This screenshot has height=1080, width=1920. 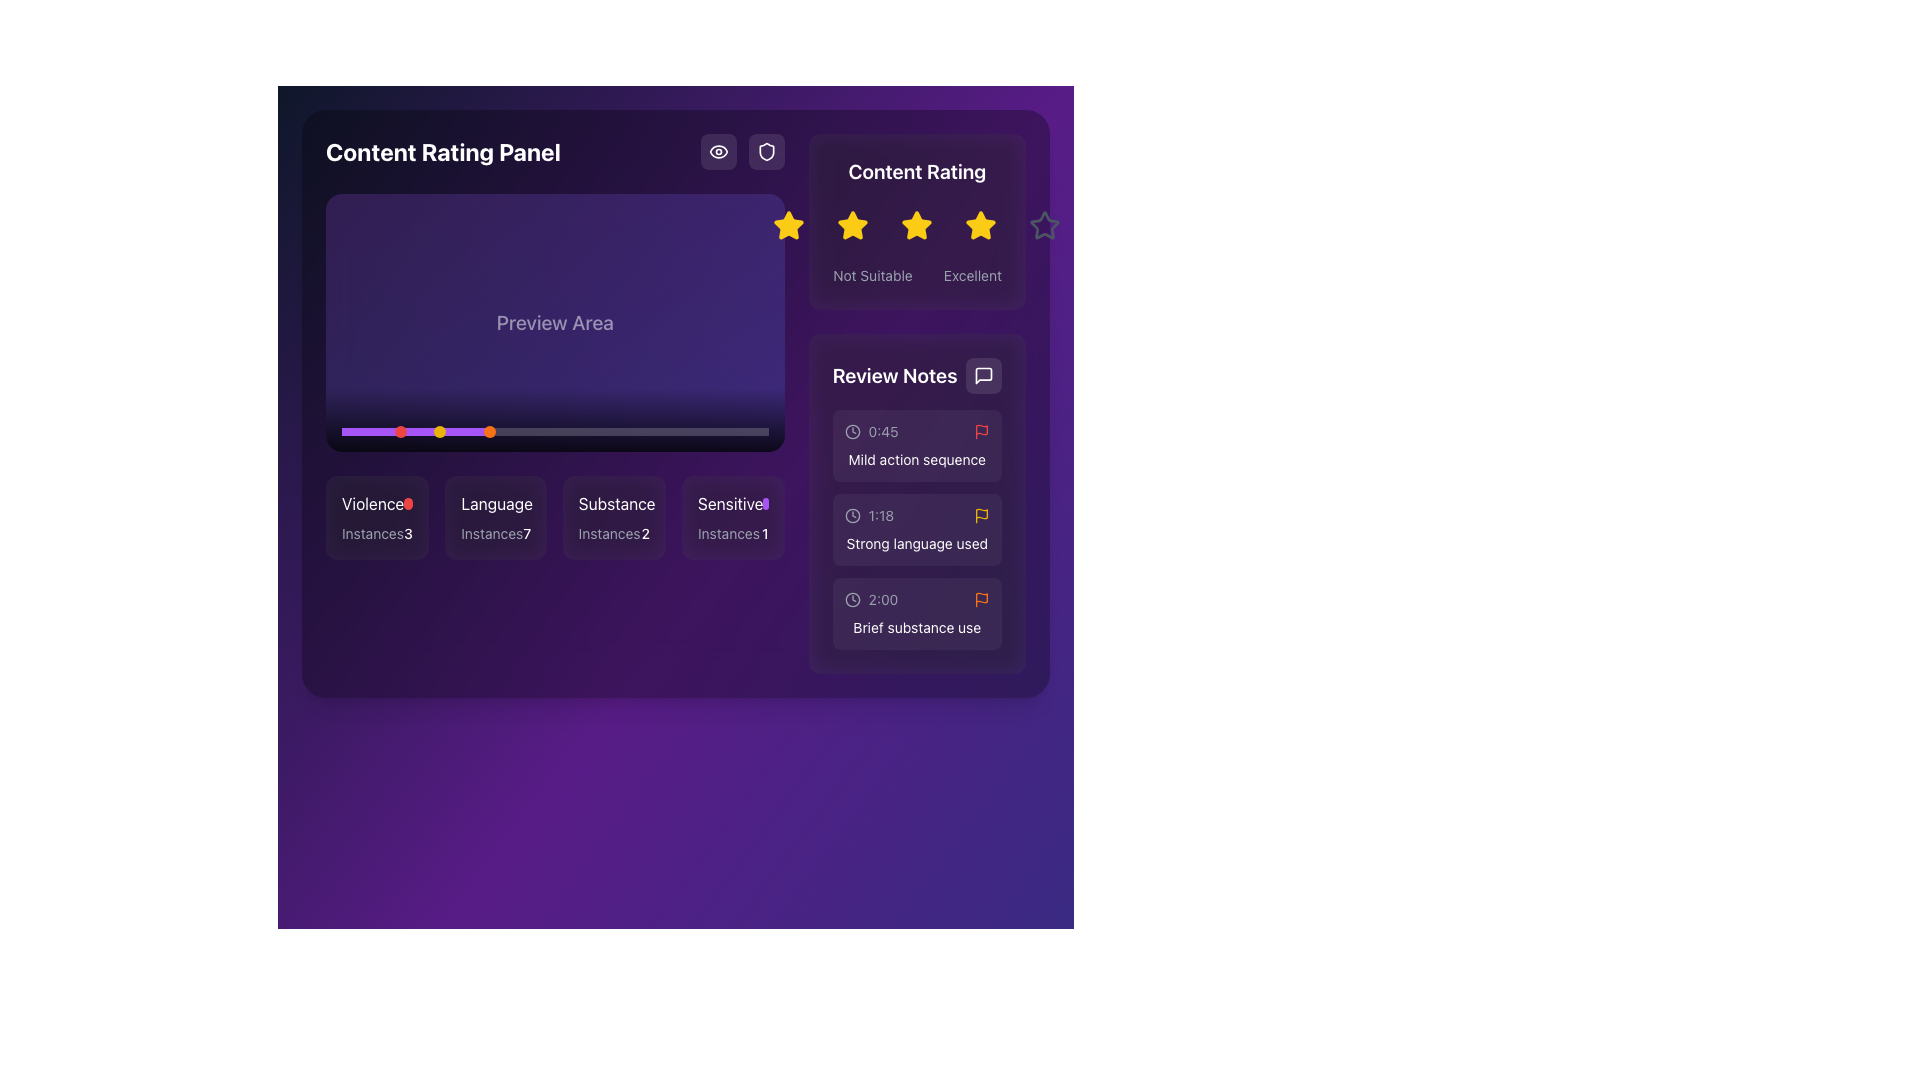 What do you see at coordinates (645, 532) in the screenshot?
I see `the small numerical static text displayed in white color adjacent to the word 'Instances' within the lower section of the 'Substance' card` at bounding box center [645, 532].